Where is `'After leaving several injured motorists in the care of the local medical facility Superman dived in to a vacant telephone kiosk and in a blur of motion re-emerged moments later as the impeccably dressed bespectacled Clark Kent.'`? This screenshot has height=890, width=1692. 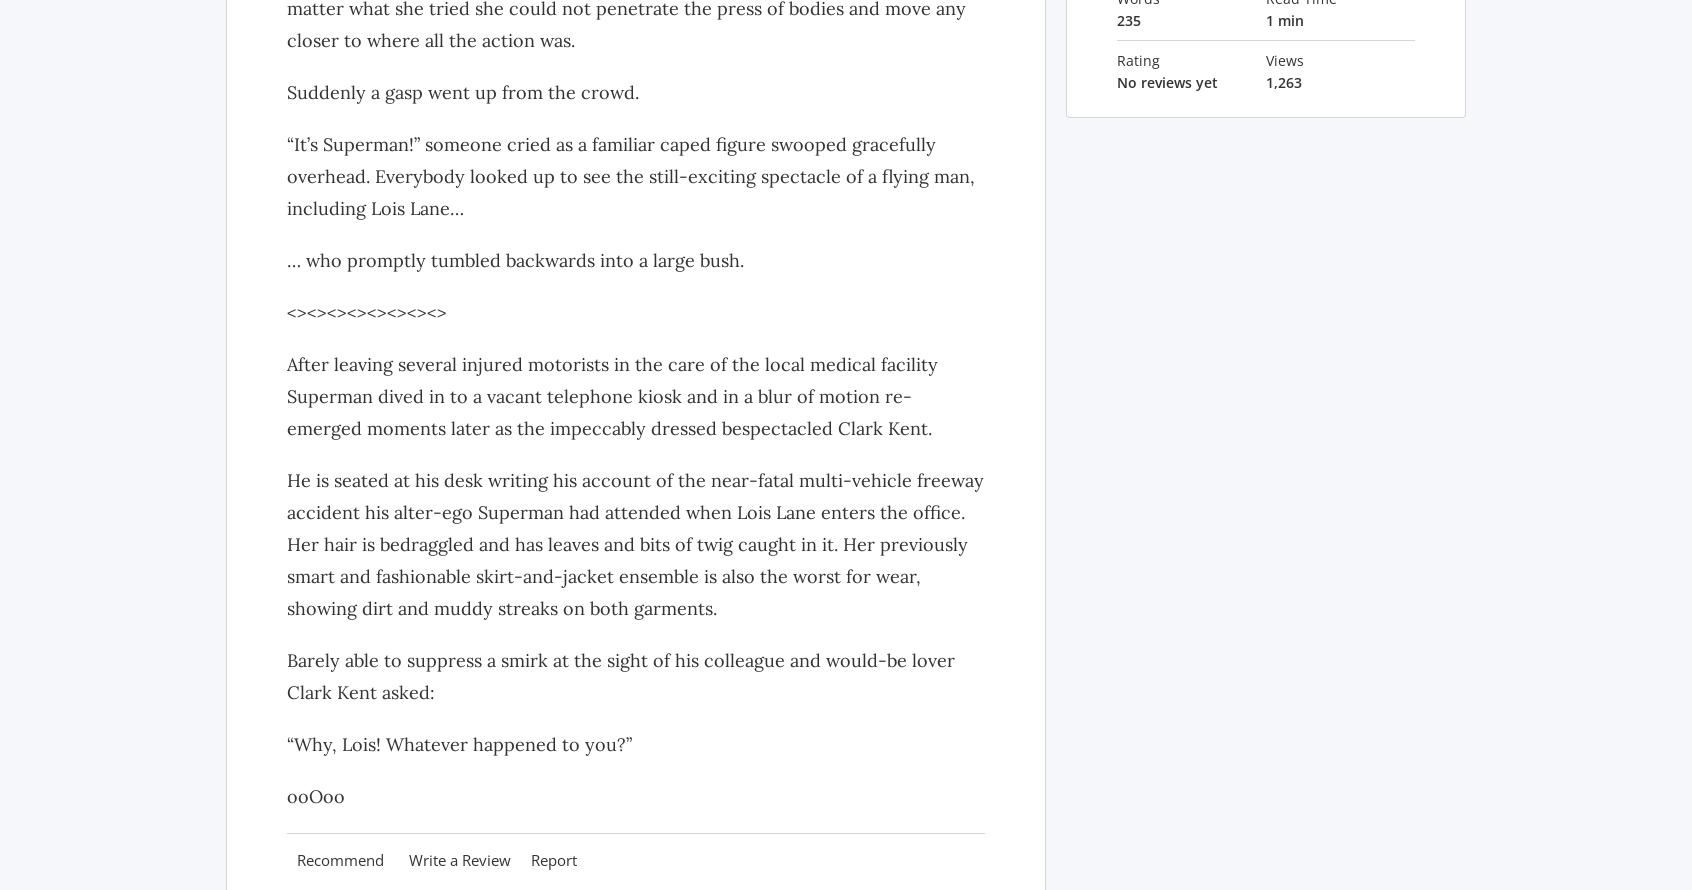
'After leaving several injured motorists in the care of the local medical facility Superman dived in to a vacant telephone kiosk and in a blur of motion re-emerged moments later as the impeccably dressed bespectacled Clark Kent.' is located at coordinates (611, 394).